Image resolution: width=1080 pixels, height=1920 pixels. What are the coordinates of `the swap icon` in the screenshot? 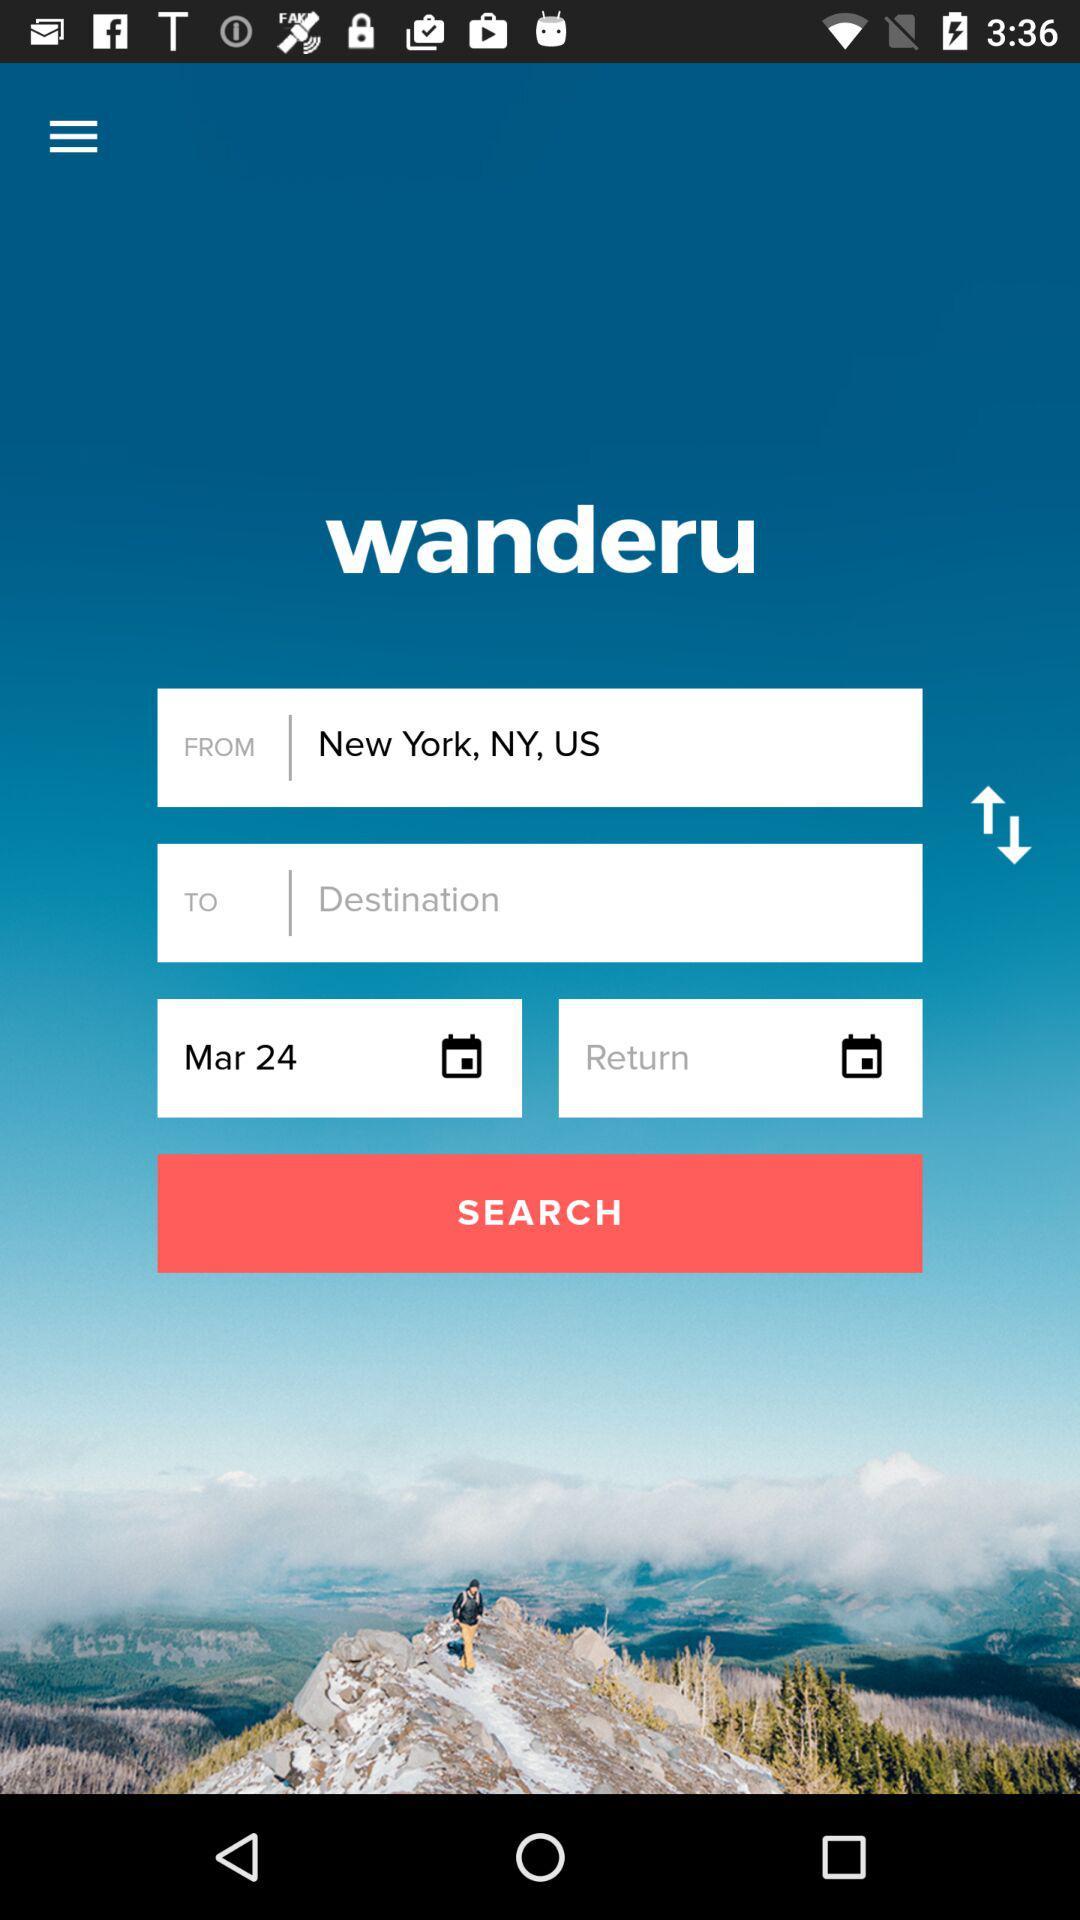 It's located at (1001, 825).